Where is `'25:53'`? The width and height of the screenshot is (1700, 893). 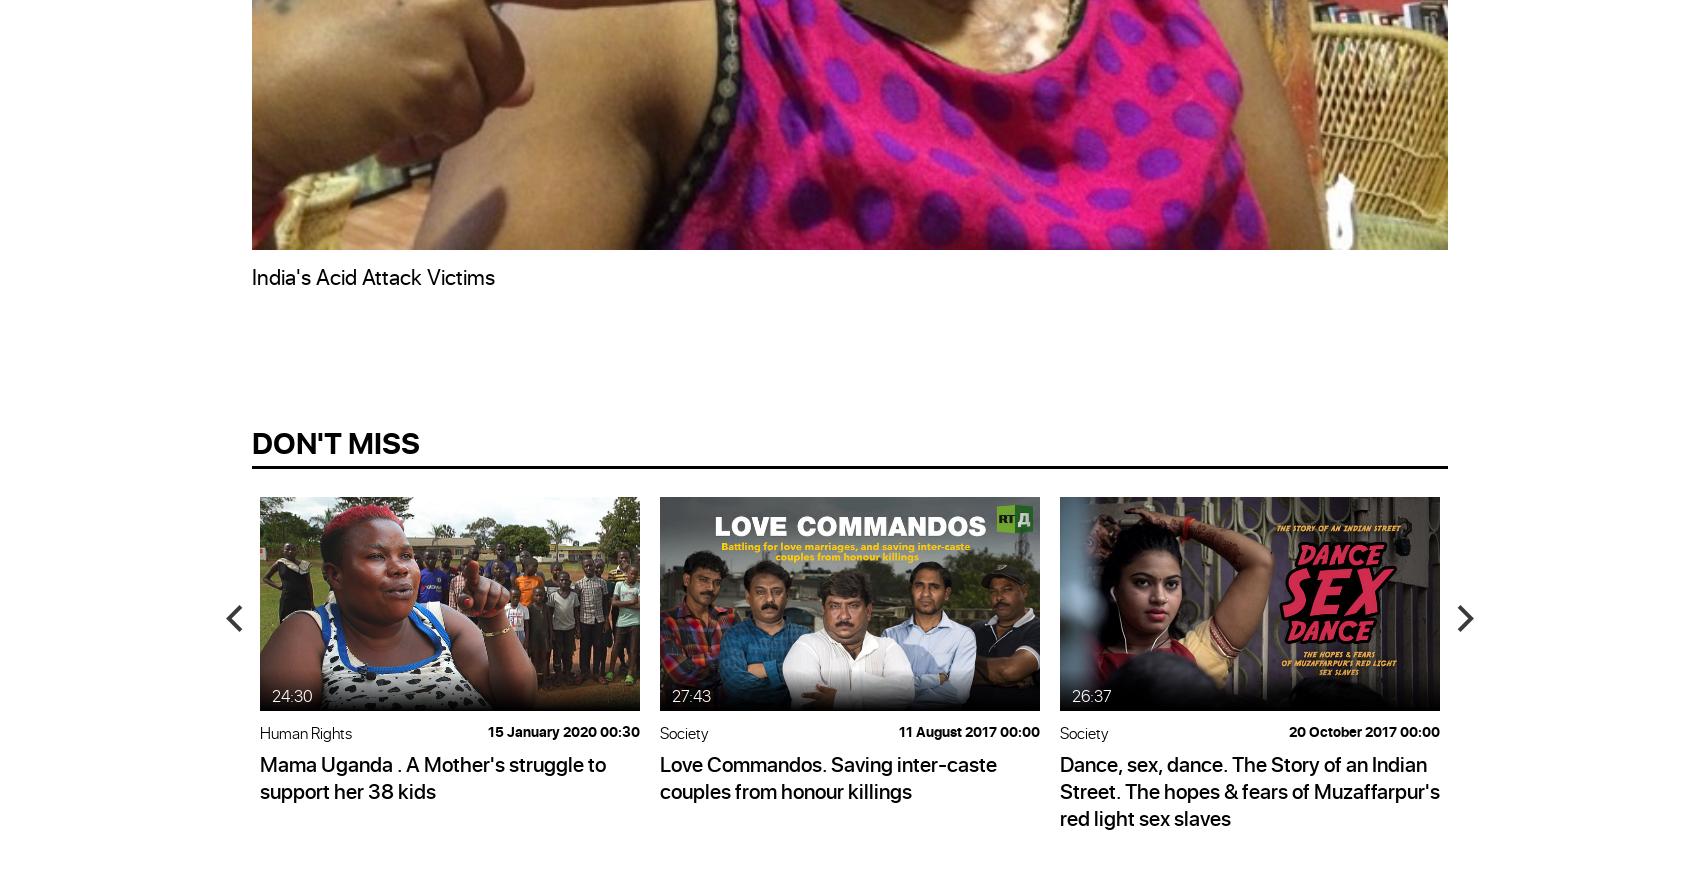
'25:53' is located at coordinates (1491, 694).